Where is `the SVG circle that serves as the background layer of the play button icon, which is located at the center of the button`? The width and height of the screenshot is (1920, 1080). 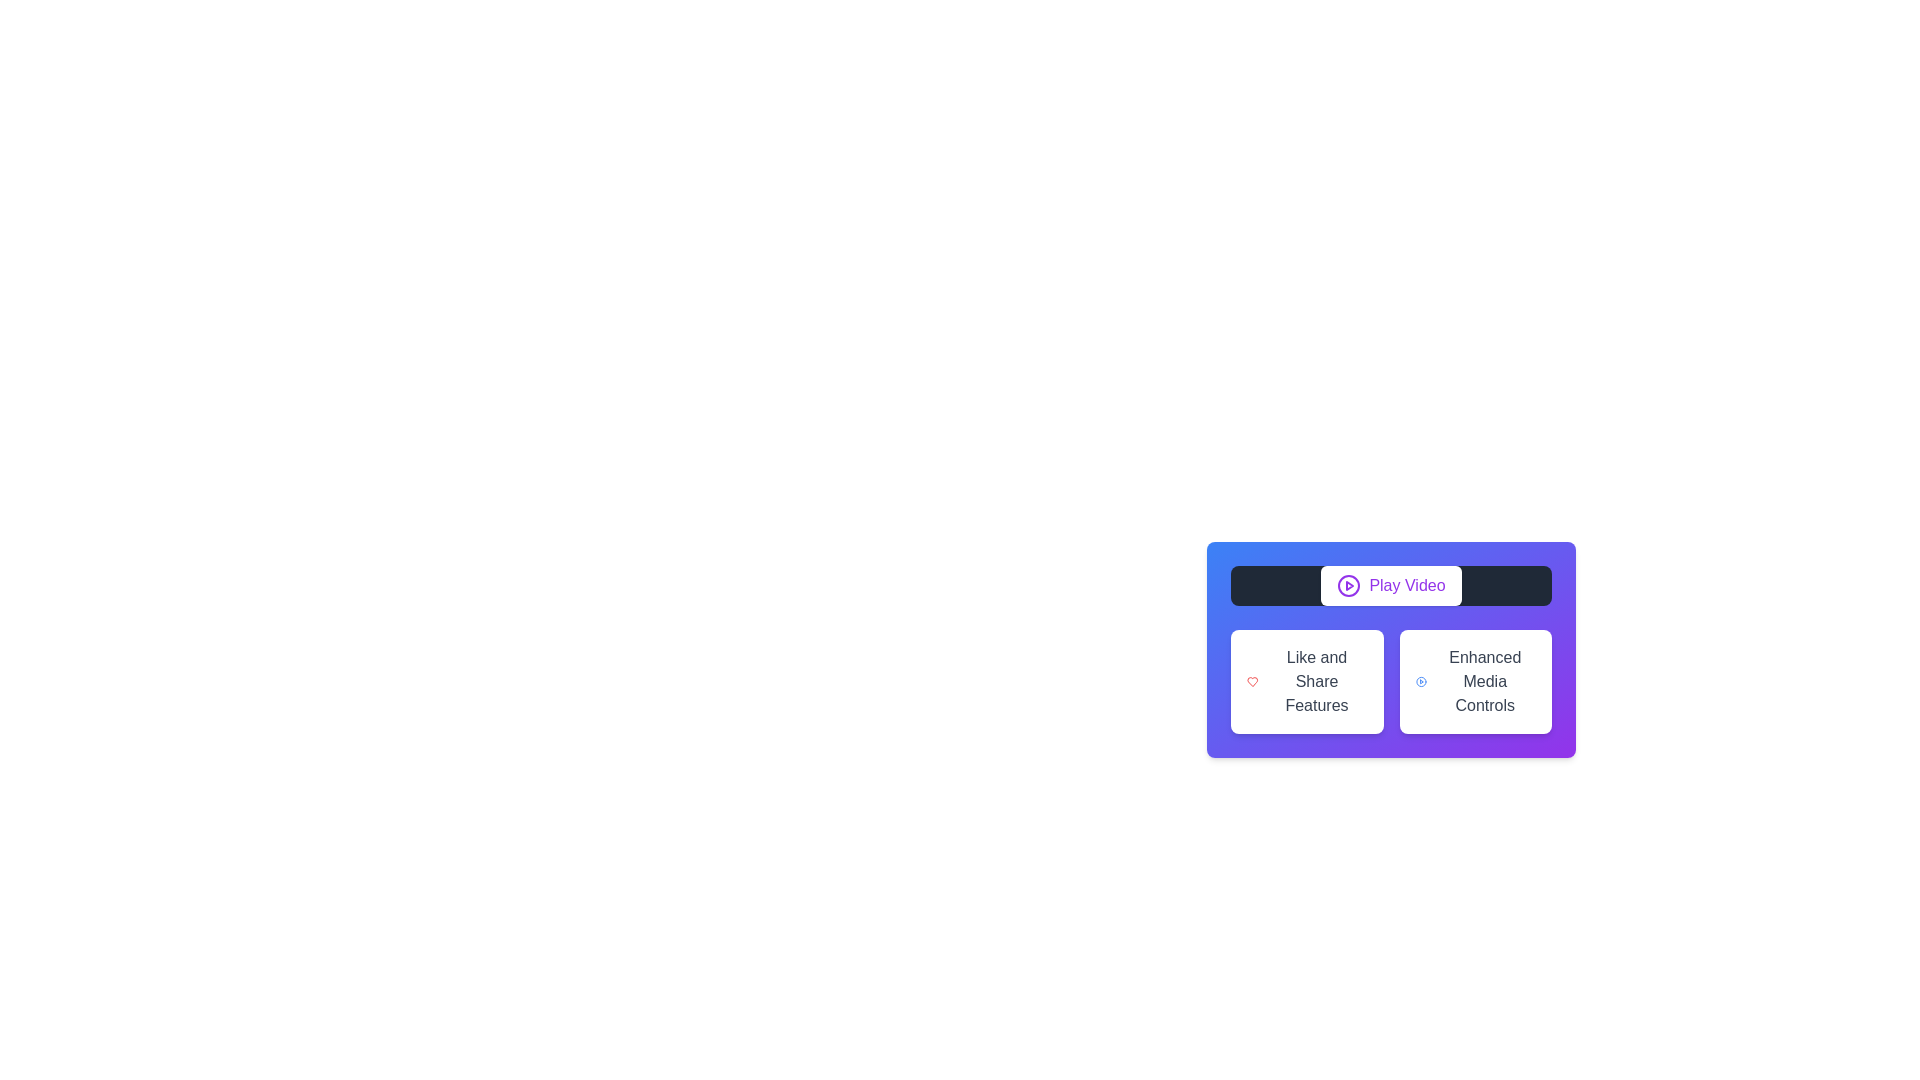 the SVG circle that serves as the background layer of the play button icon, which is located at the center of the button is located at coordinates (1349, 585).